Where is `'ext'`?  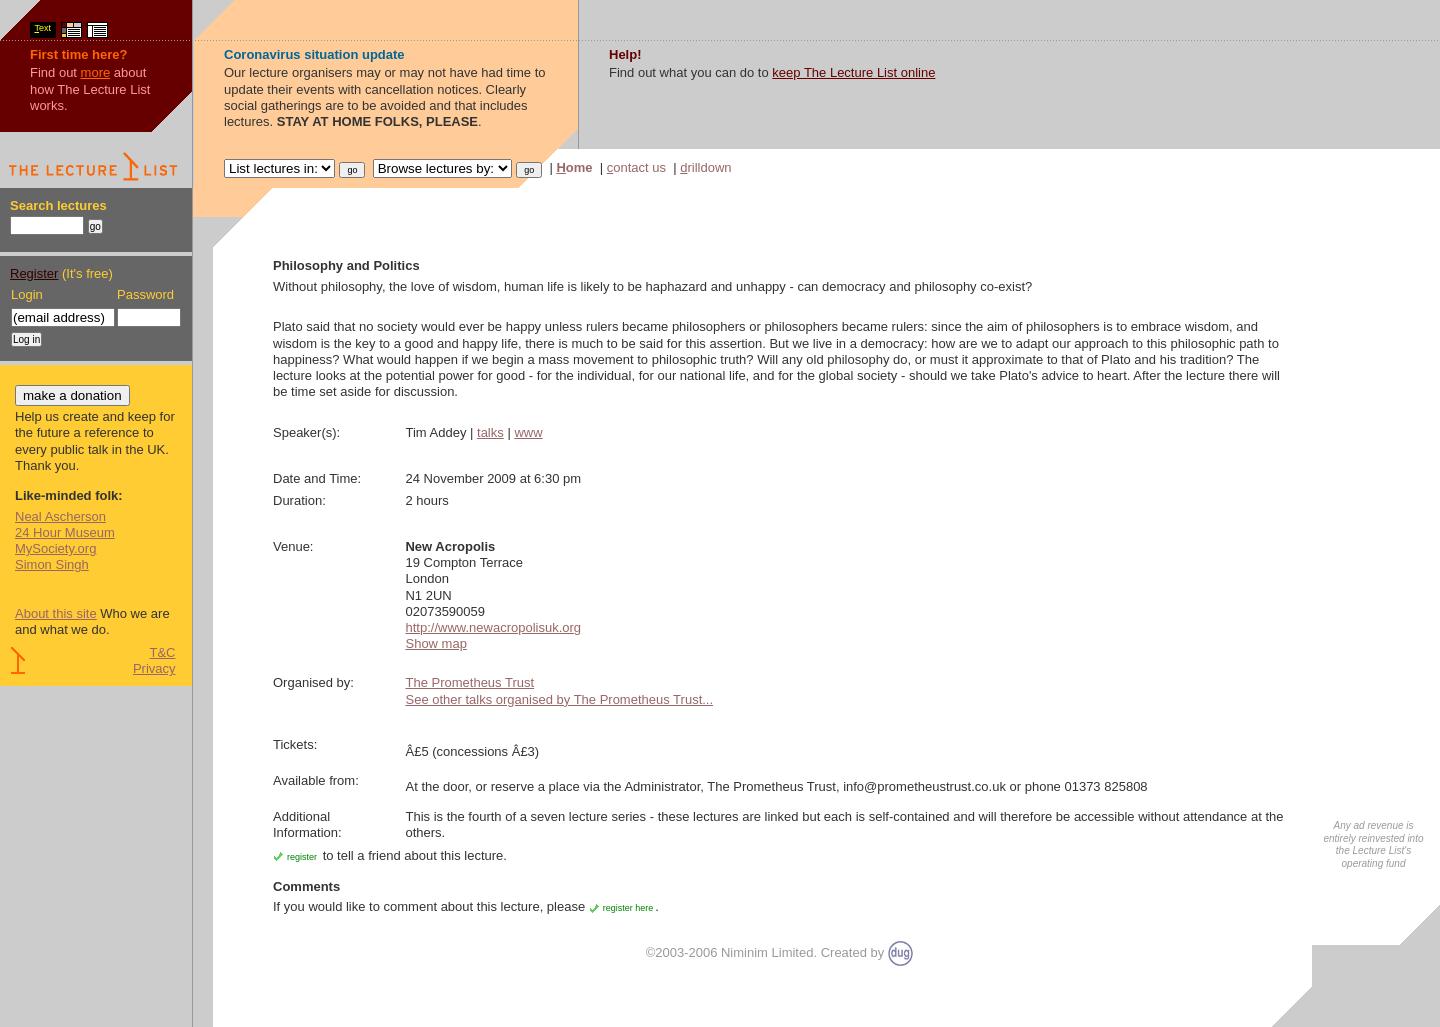 'ext' is located at coordinates (43, 28).